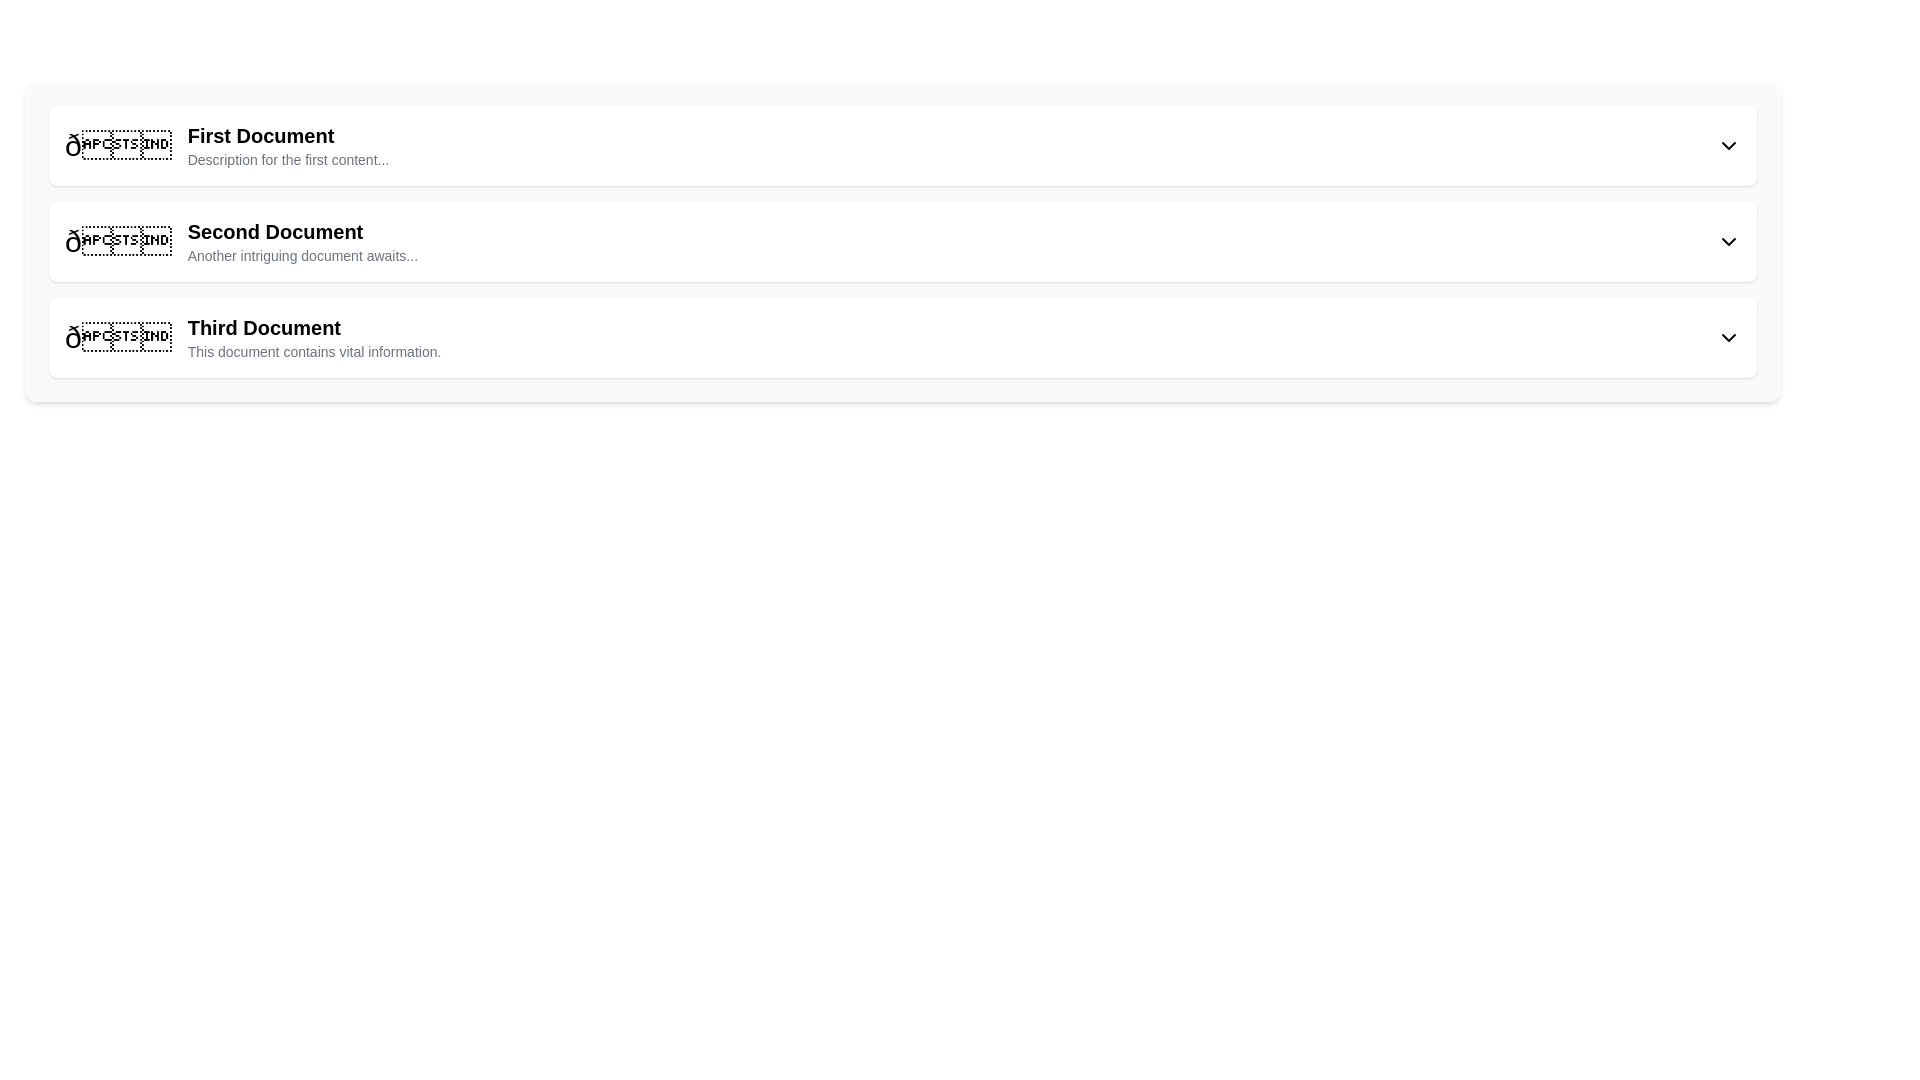 The width and height of the screenshot is (1920, 1080). Describe the element at coordinates (1727, 337) in the screenshot. I see `the Dropdown toggle icon located at the far right of the 'Third Document' list item` at that location.